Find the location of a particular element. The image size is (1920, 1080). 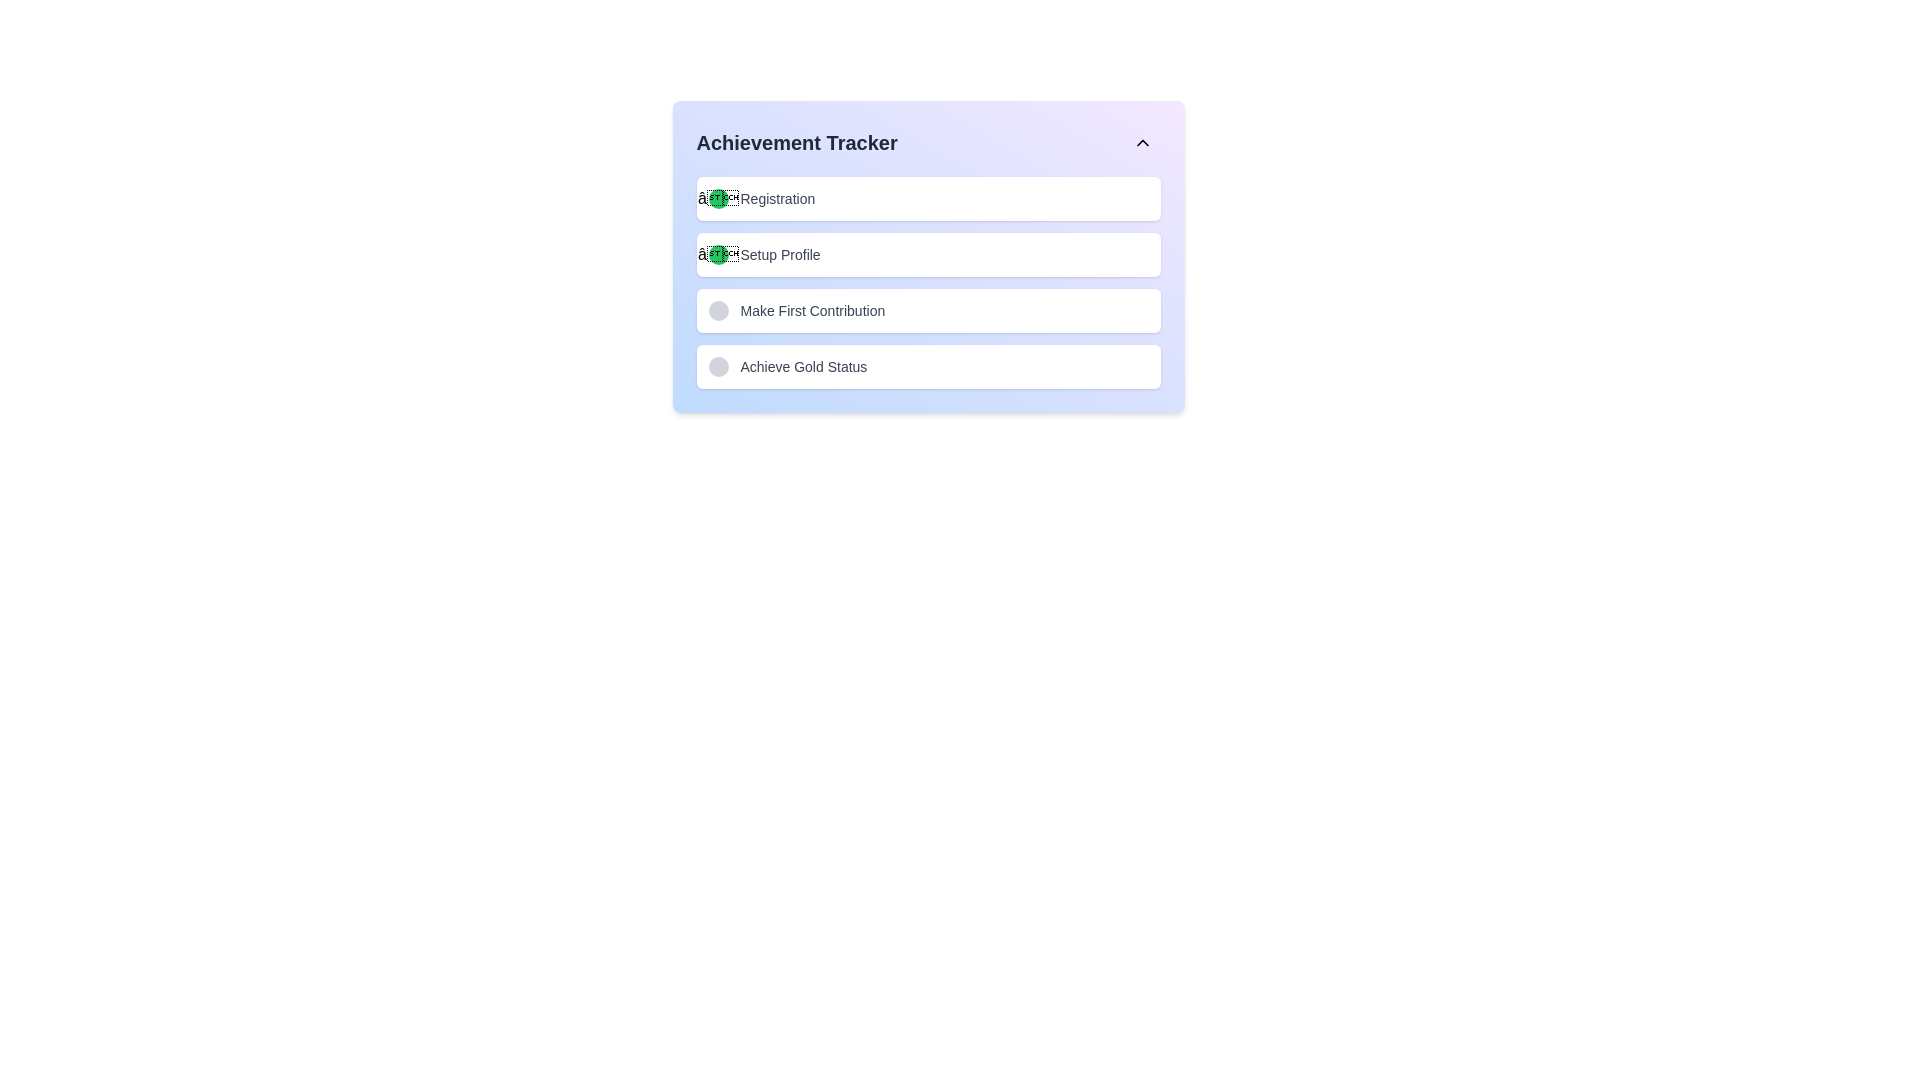

the text label located in the fourth item of the 'Achievement Tracker' list to potentially reveal additional information is located at coordinates (803, 366).